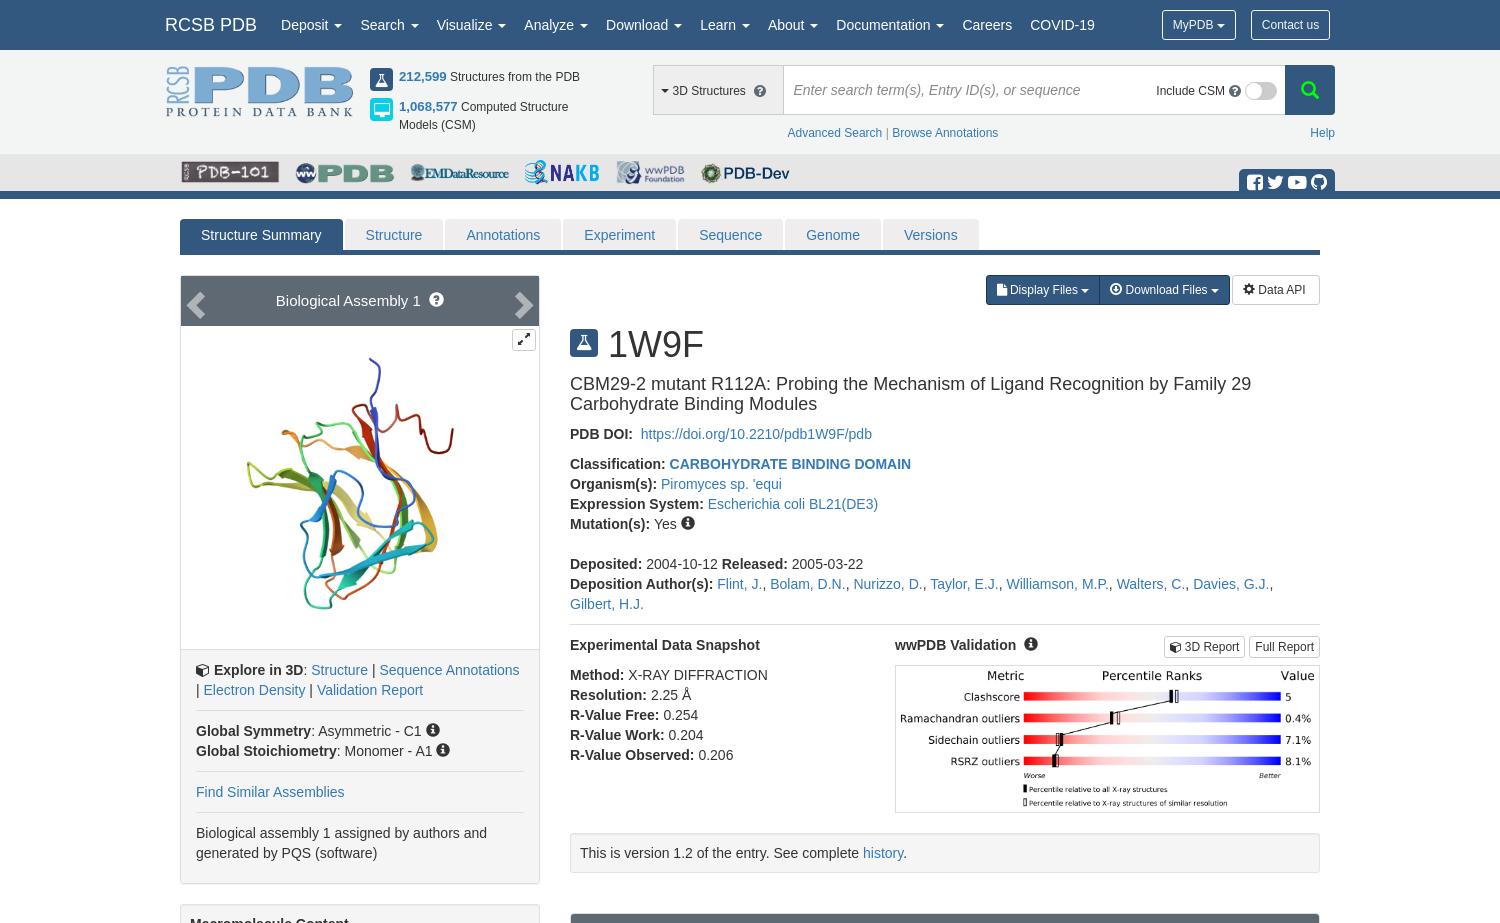 The height and width of the screenshot is (923, 1500). Describe the element at coordinates (618, 733) in the screenshot. I see `'R-Value Work:'` at that location.